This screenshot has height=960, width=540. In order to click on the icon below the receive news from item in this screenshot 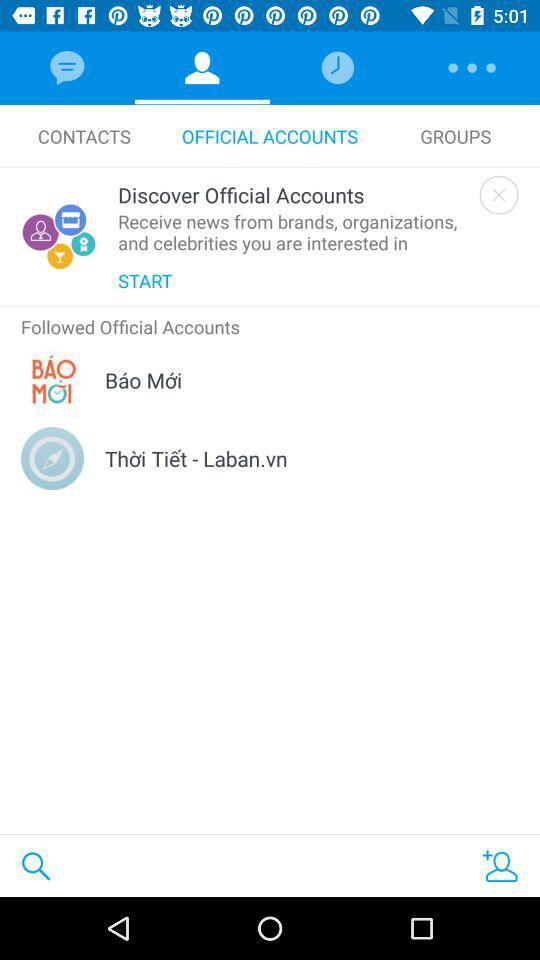, I will do `click(144, 279)`.